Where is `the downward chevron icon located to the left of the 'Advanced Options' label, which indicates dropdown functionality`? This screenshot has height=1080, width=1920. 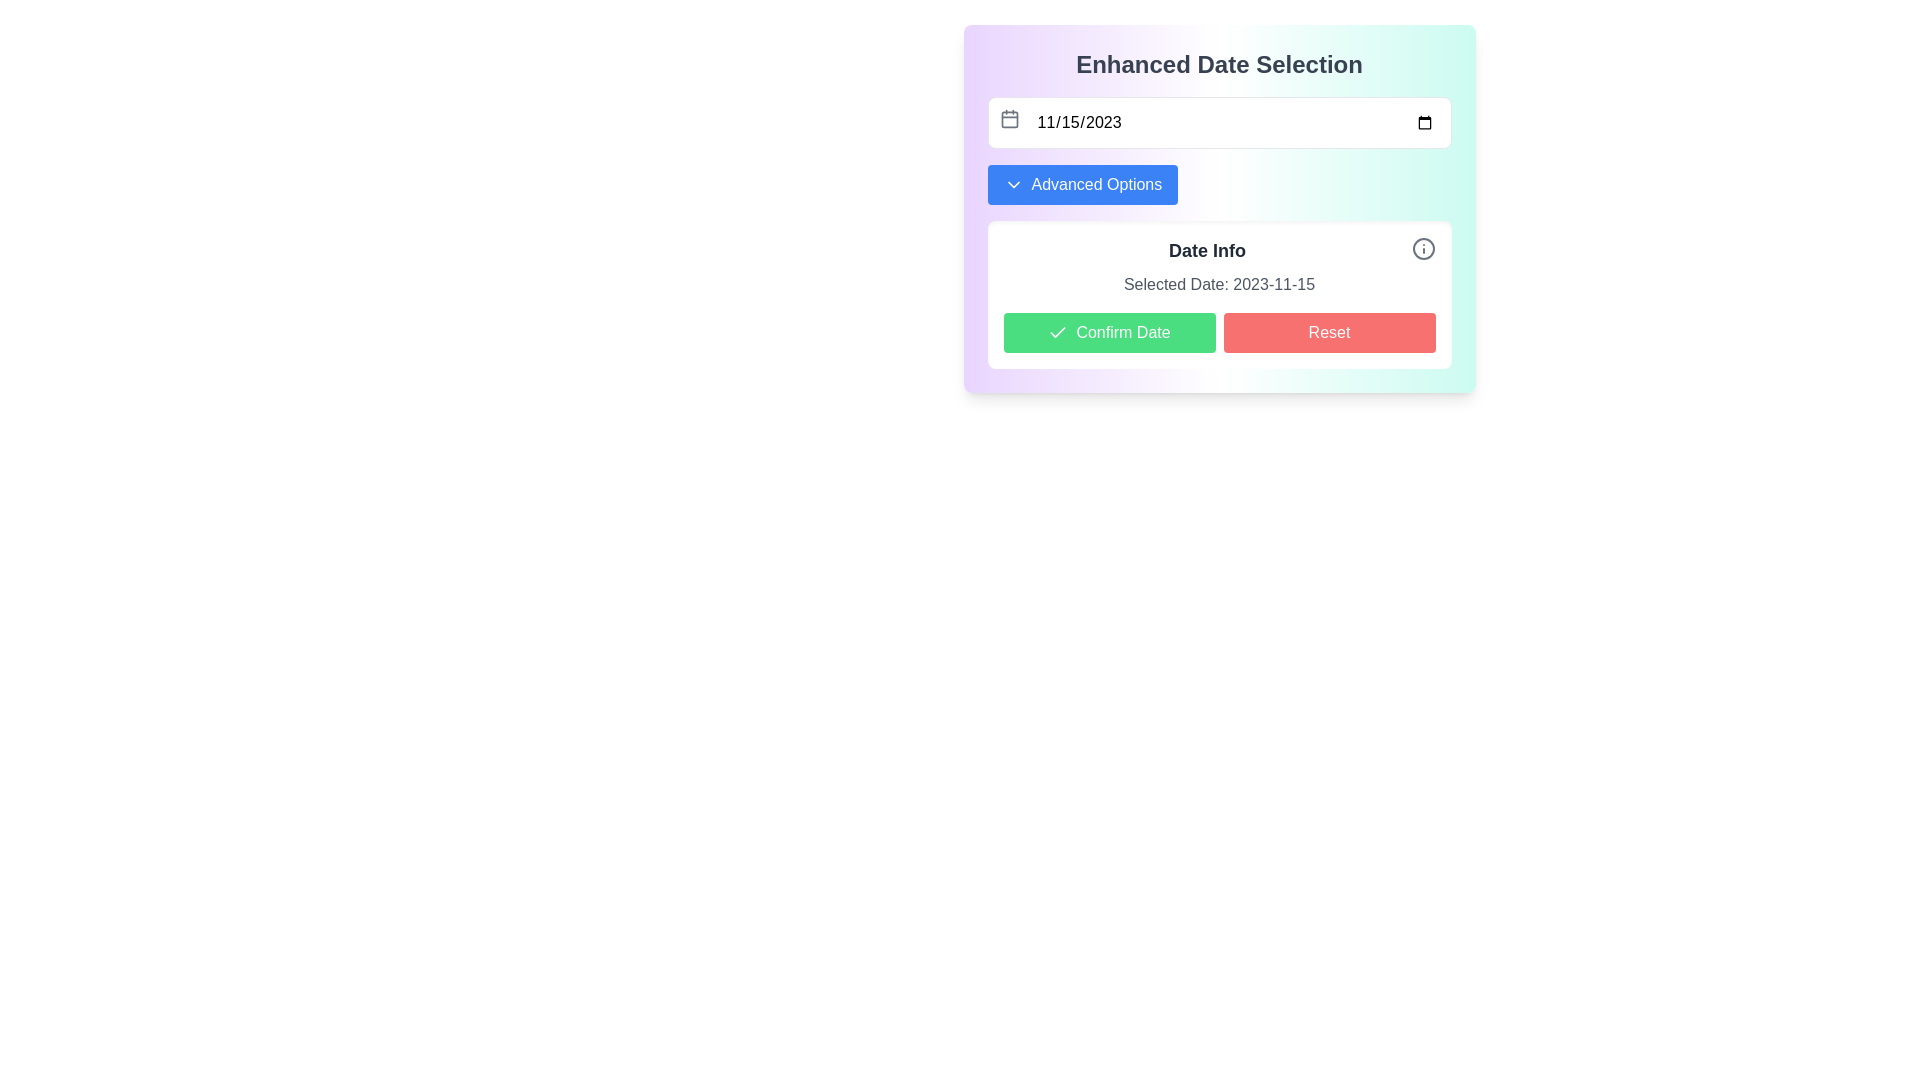 the downward chevron icon located to the left of the 'Advanced Options' label, which indicates dropdown functionality is located at coordinates (1013, 185).